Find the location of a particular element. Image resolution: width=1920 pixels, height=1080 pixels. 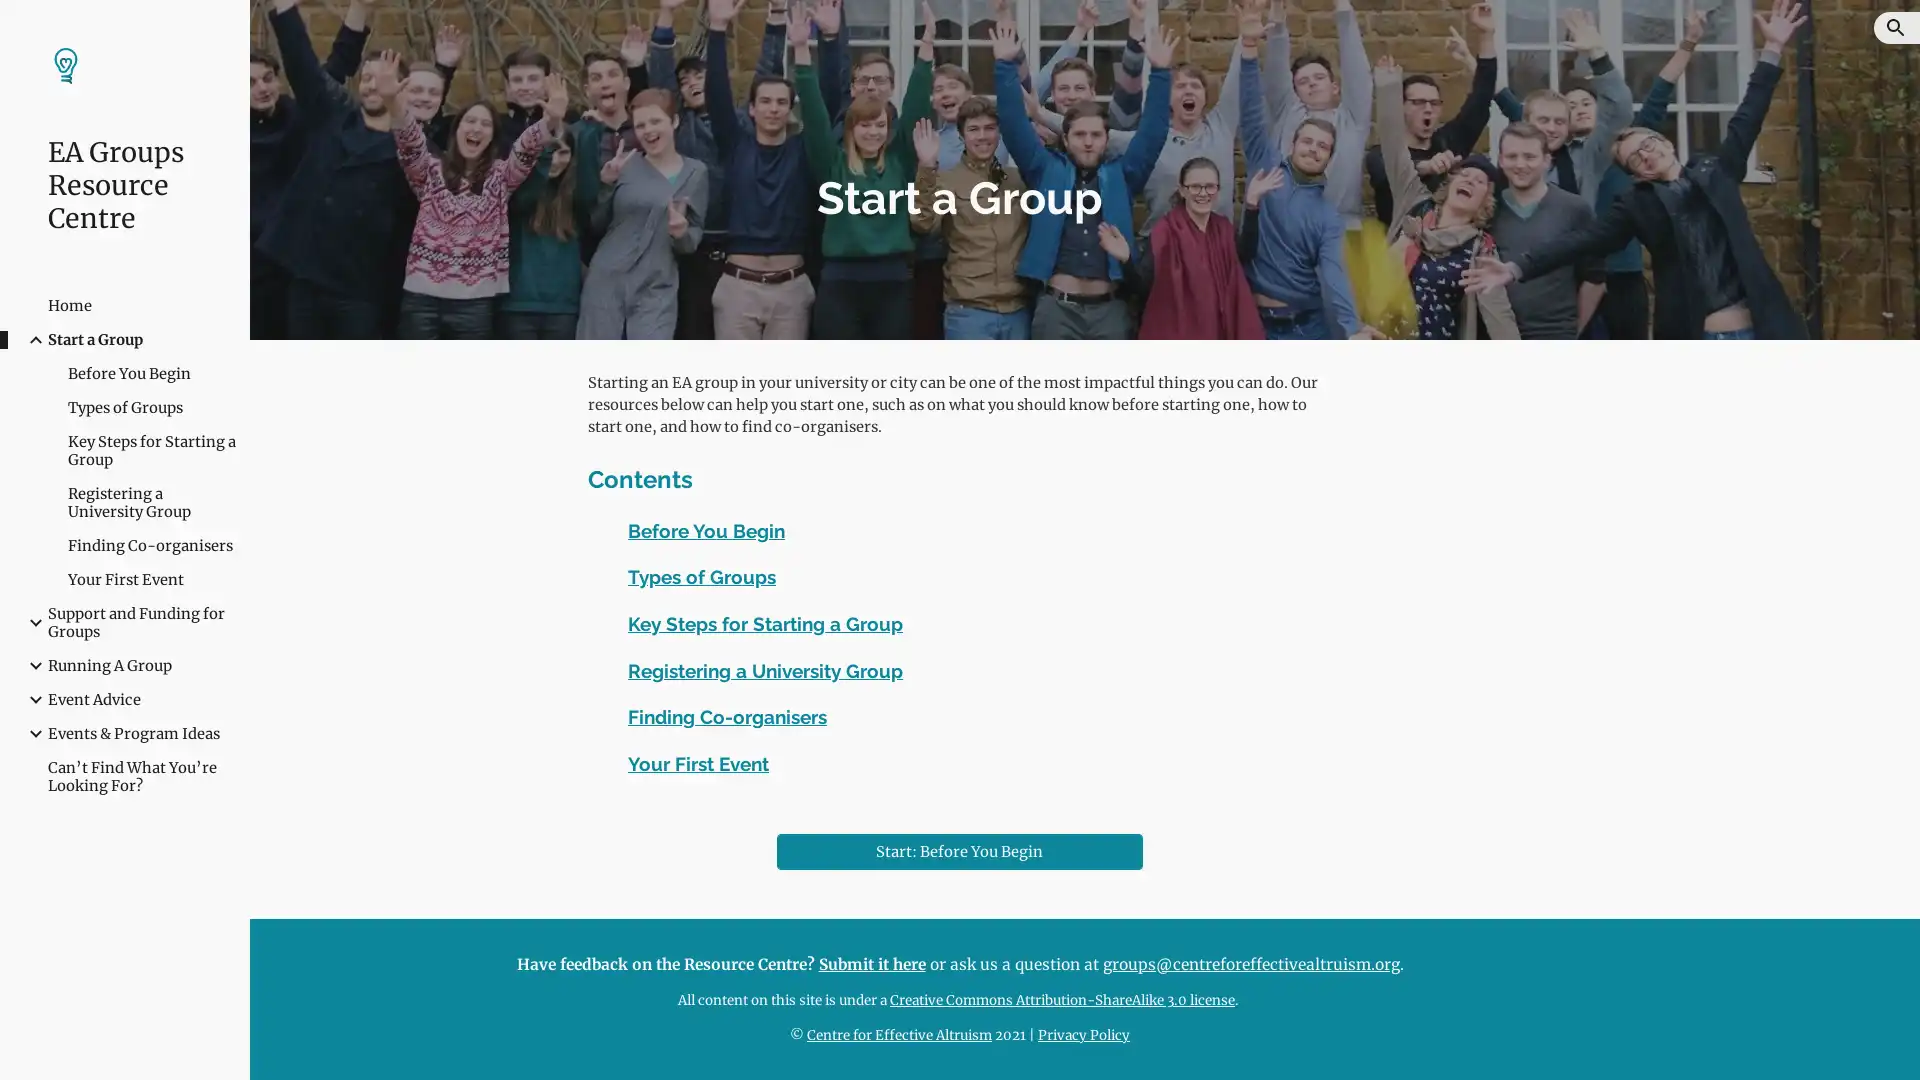

Copy heading link is located at coordinates (922, 577).